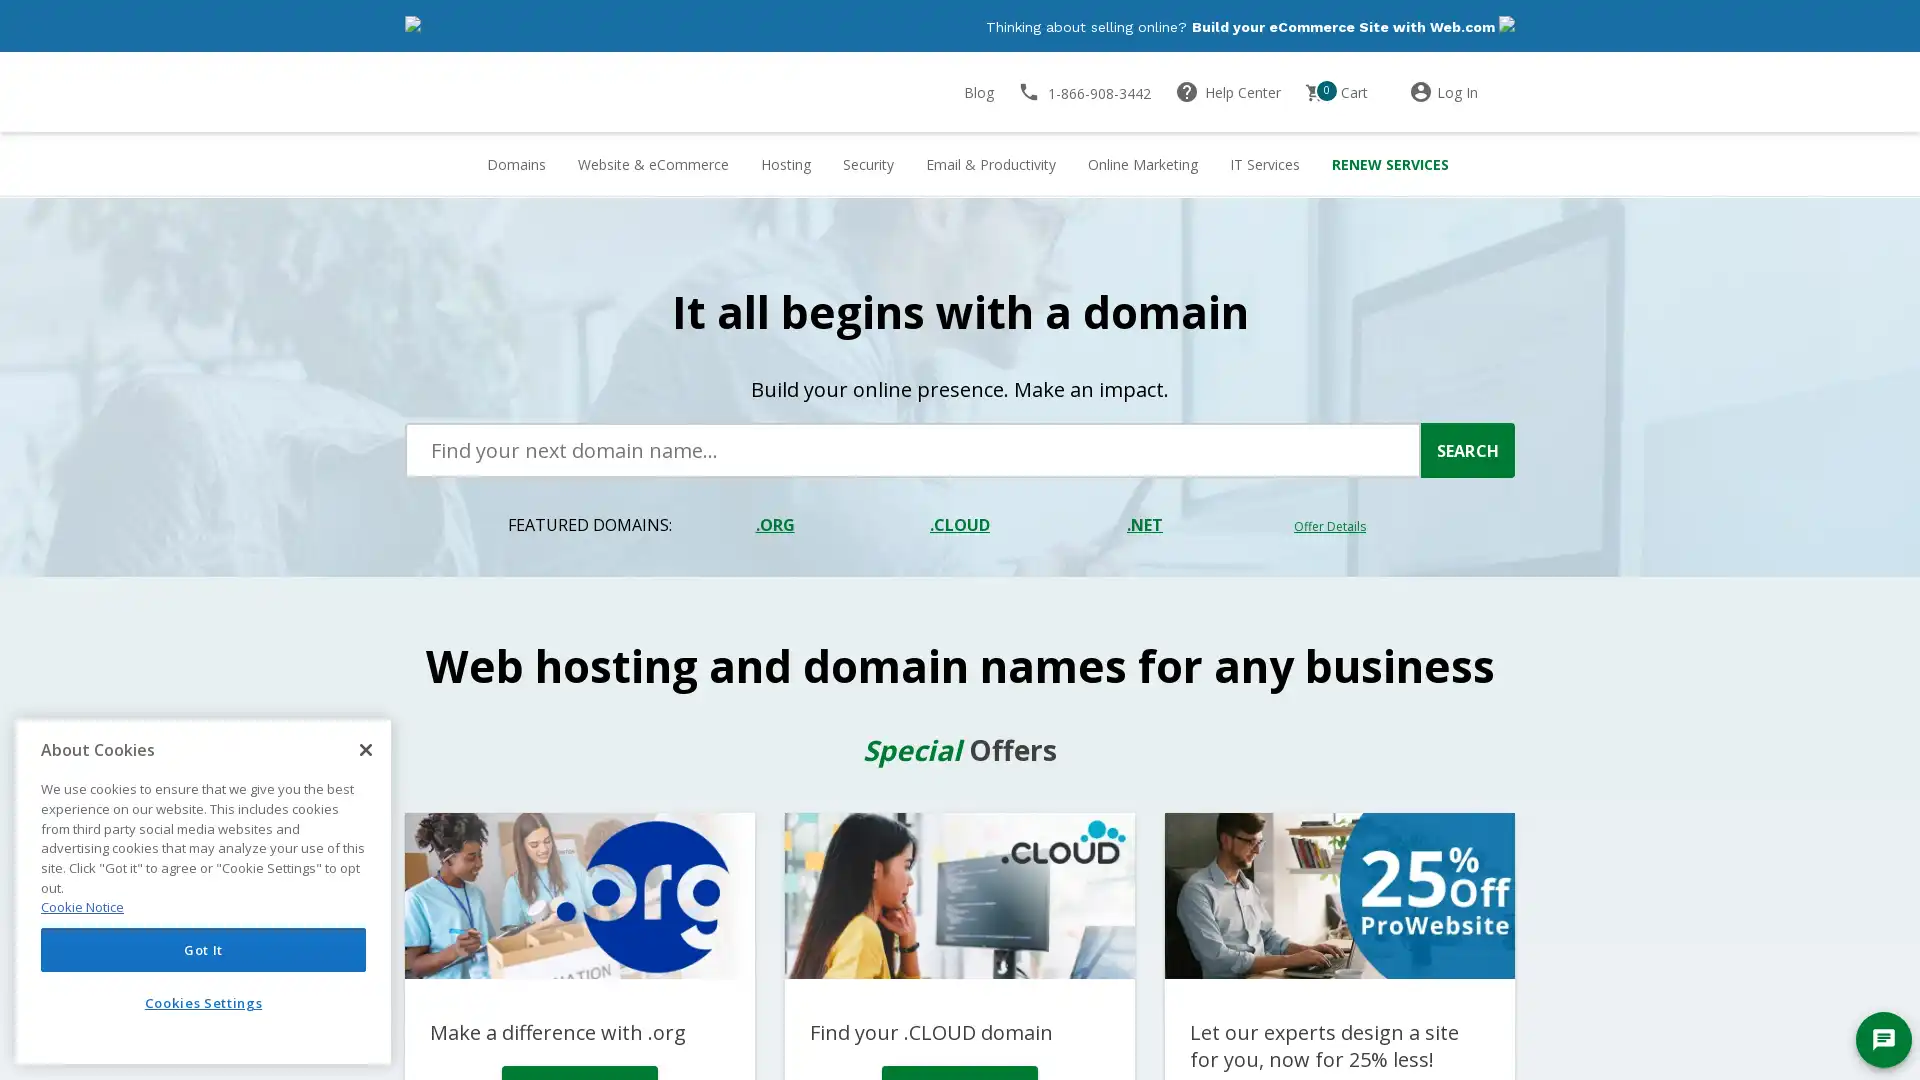  I want to click on SEARCH, so click(1467, 450).